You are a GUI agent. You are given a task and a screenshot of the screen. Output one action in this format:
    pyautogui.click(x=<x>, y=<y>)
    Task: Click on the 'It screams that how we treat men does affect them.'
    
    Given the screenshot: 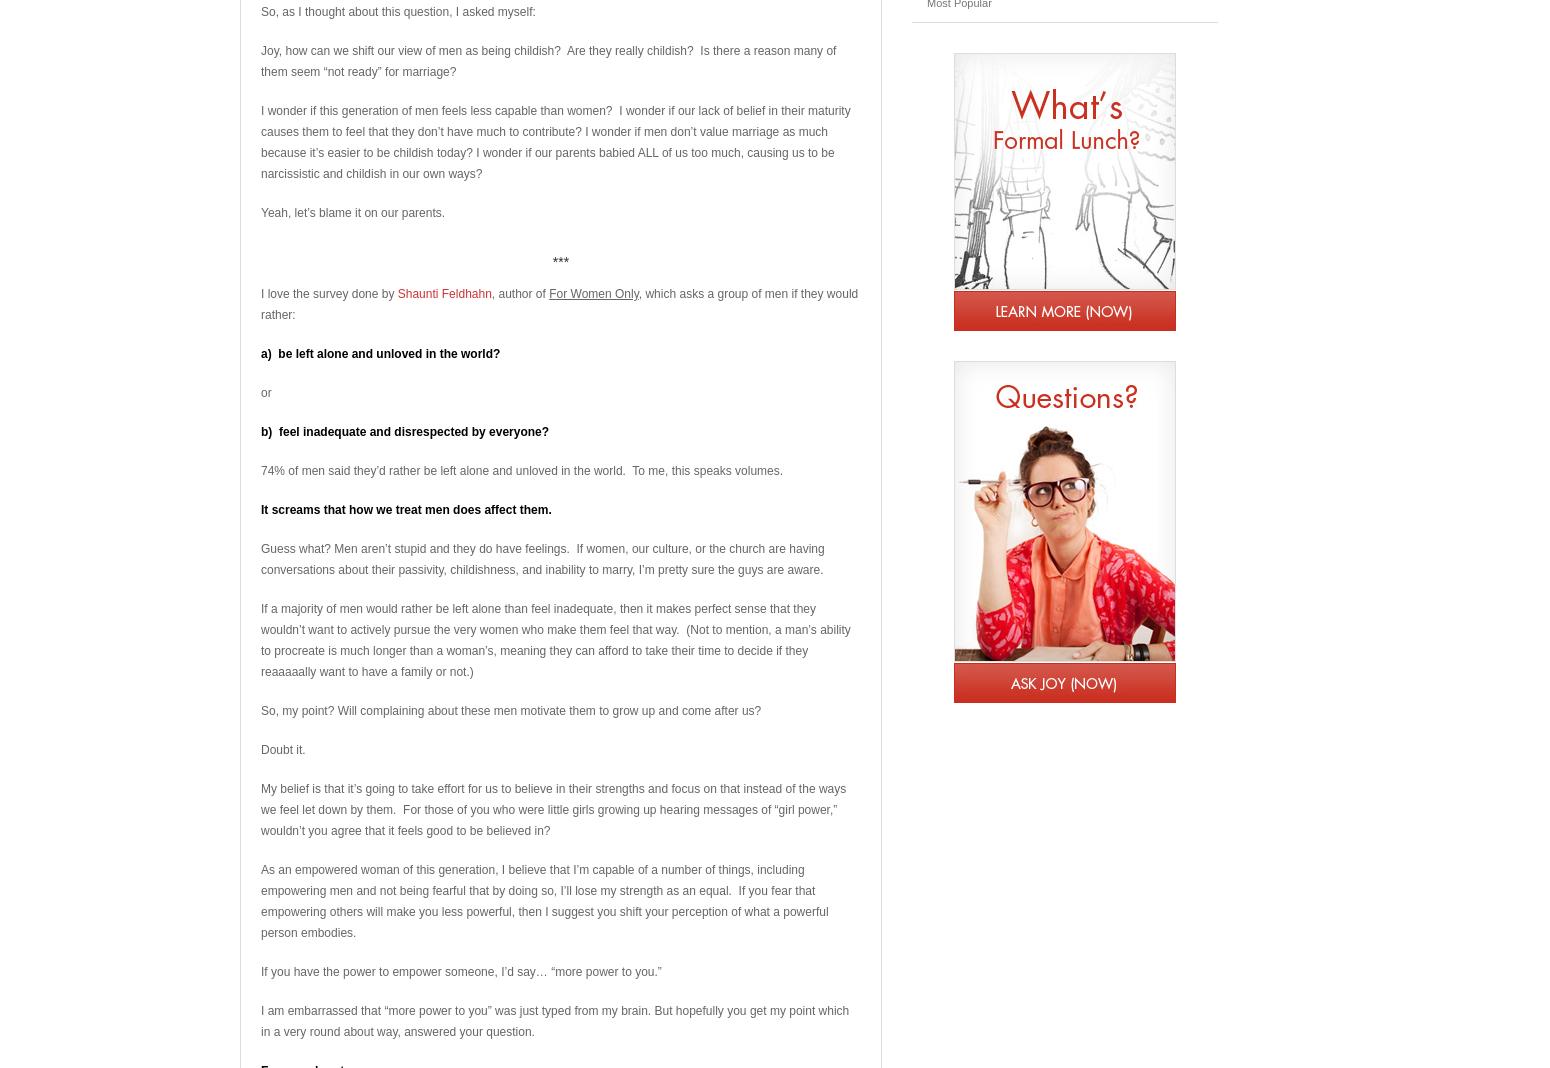 What is the action you would take?
    pyautogui.click(x=405, y=509)
    